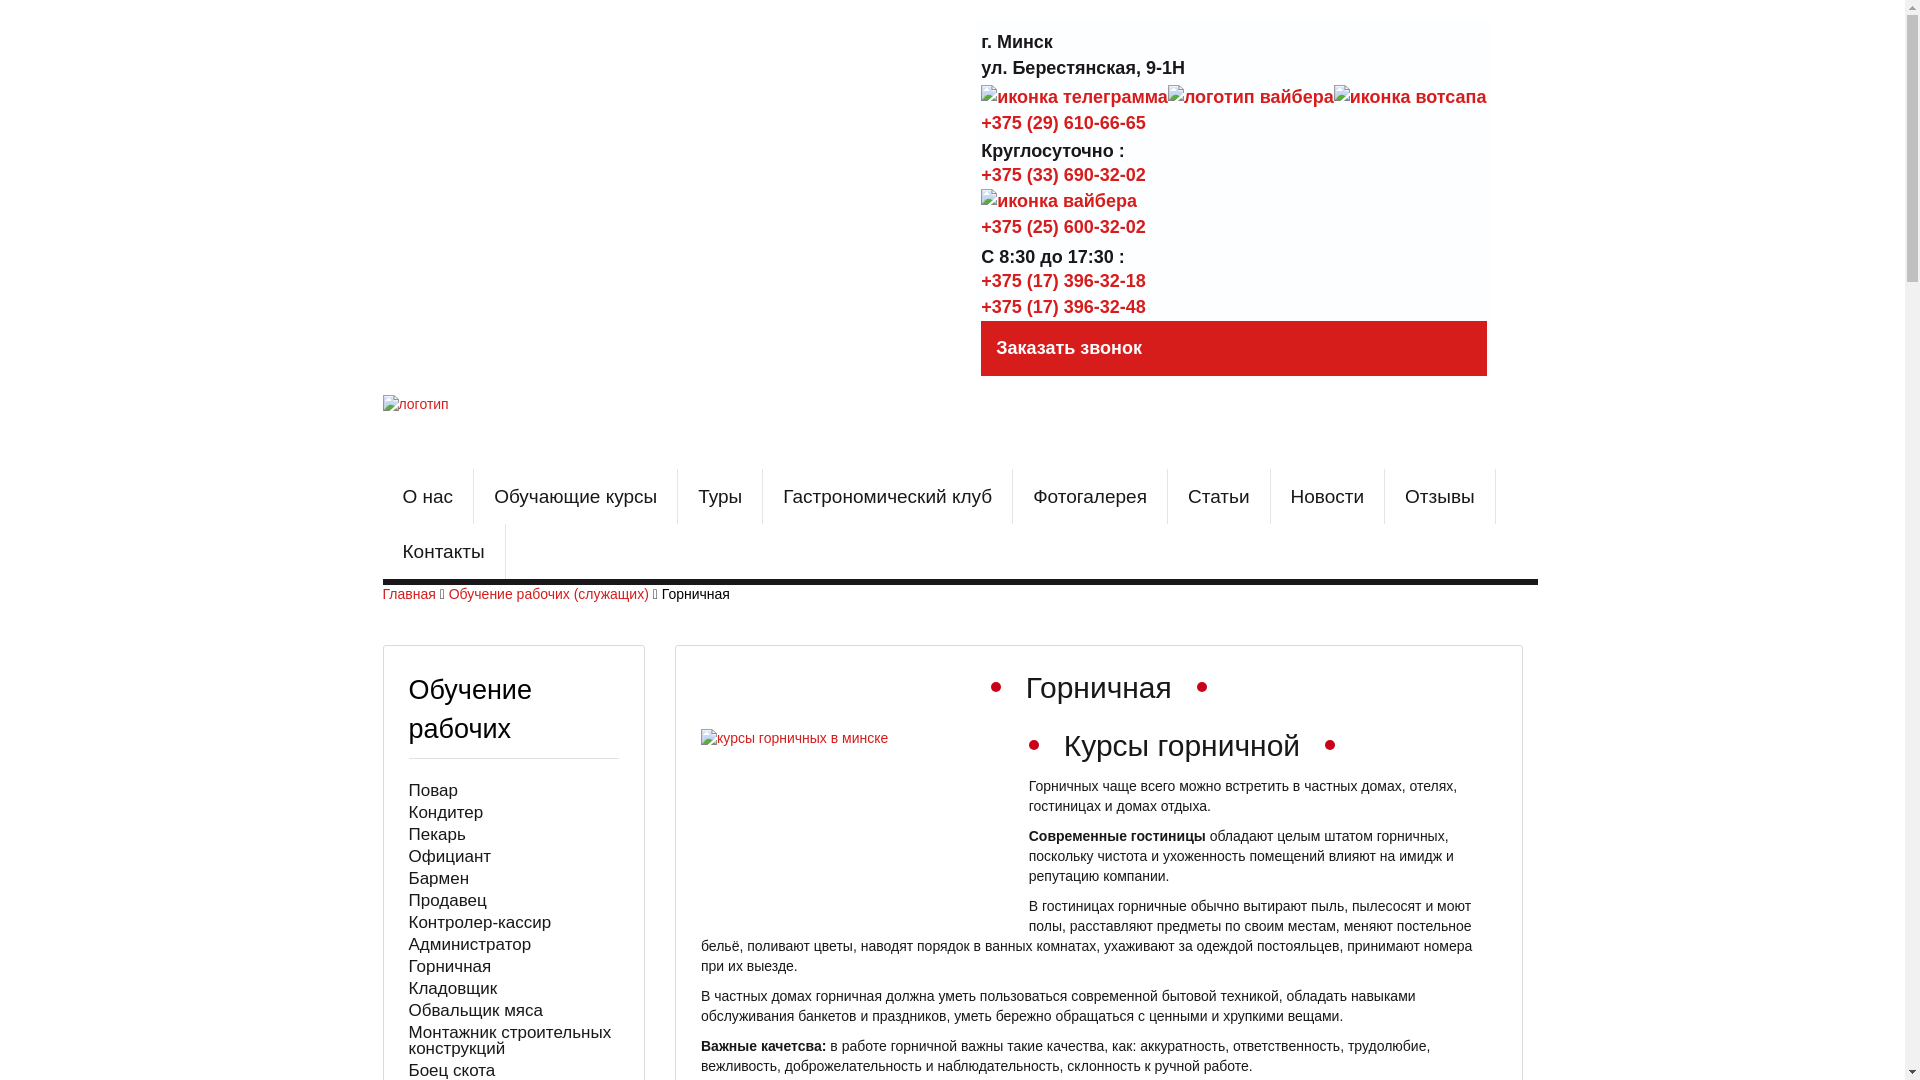 The width and height of the screenshot is (1920, 1080). Describe the element at coordinates (1062, 226) in the screenshot. I see `'+375 (25) 600-32-02'` at that location.